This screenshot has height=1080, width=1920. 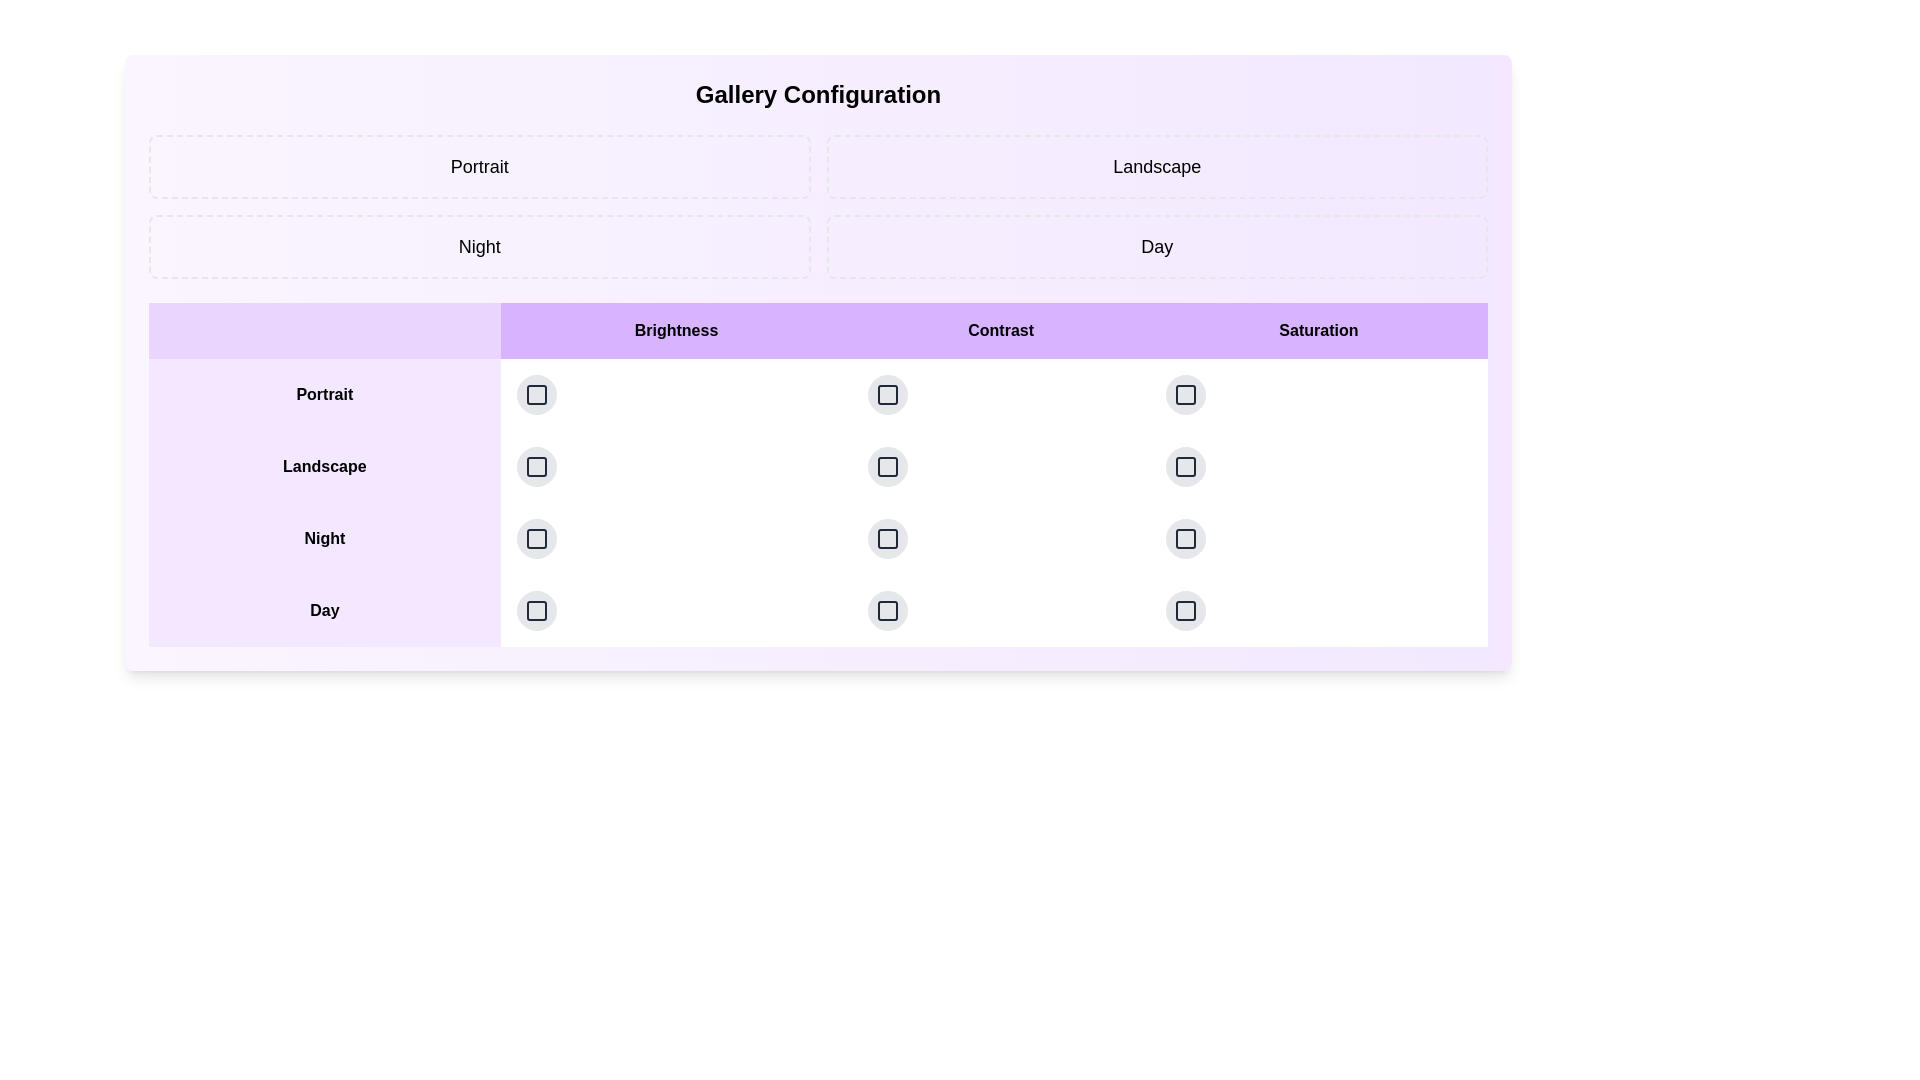 What do you see at coordinates (1318, 538) in the screenshot?
I see `the button in the 'Saturation' column of the 'Night' row` at bounding box center [1318, 538].